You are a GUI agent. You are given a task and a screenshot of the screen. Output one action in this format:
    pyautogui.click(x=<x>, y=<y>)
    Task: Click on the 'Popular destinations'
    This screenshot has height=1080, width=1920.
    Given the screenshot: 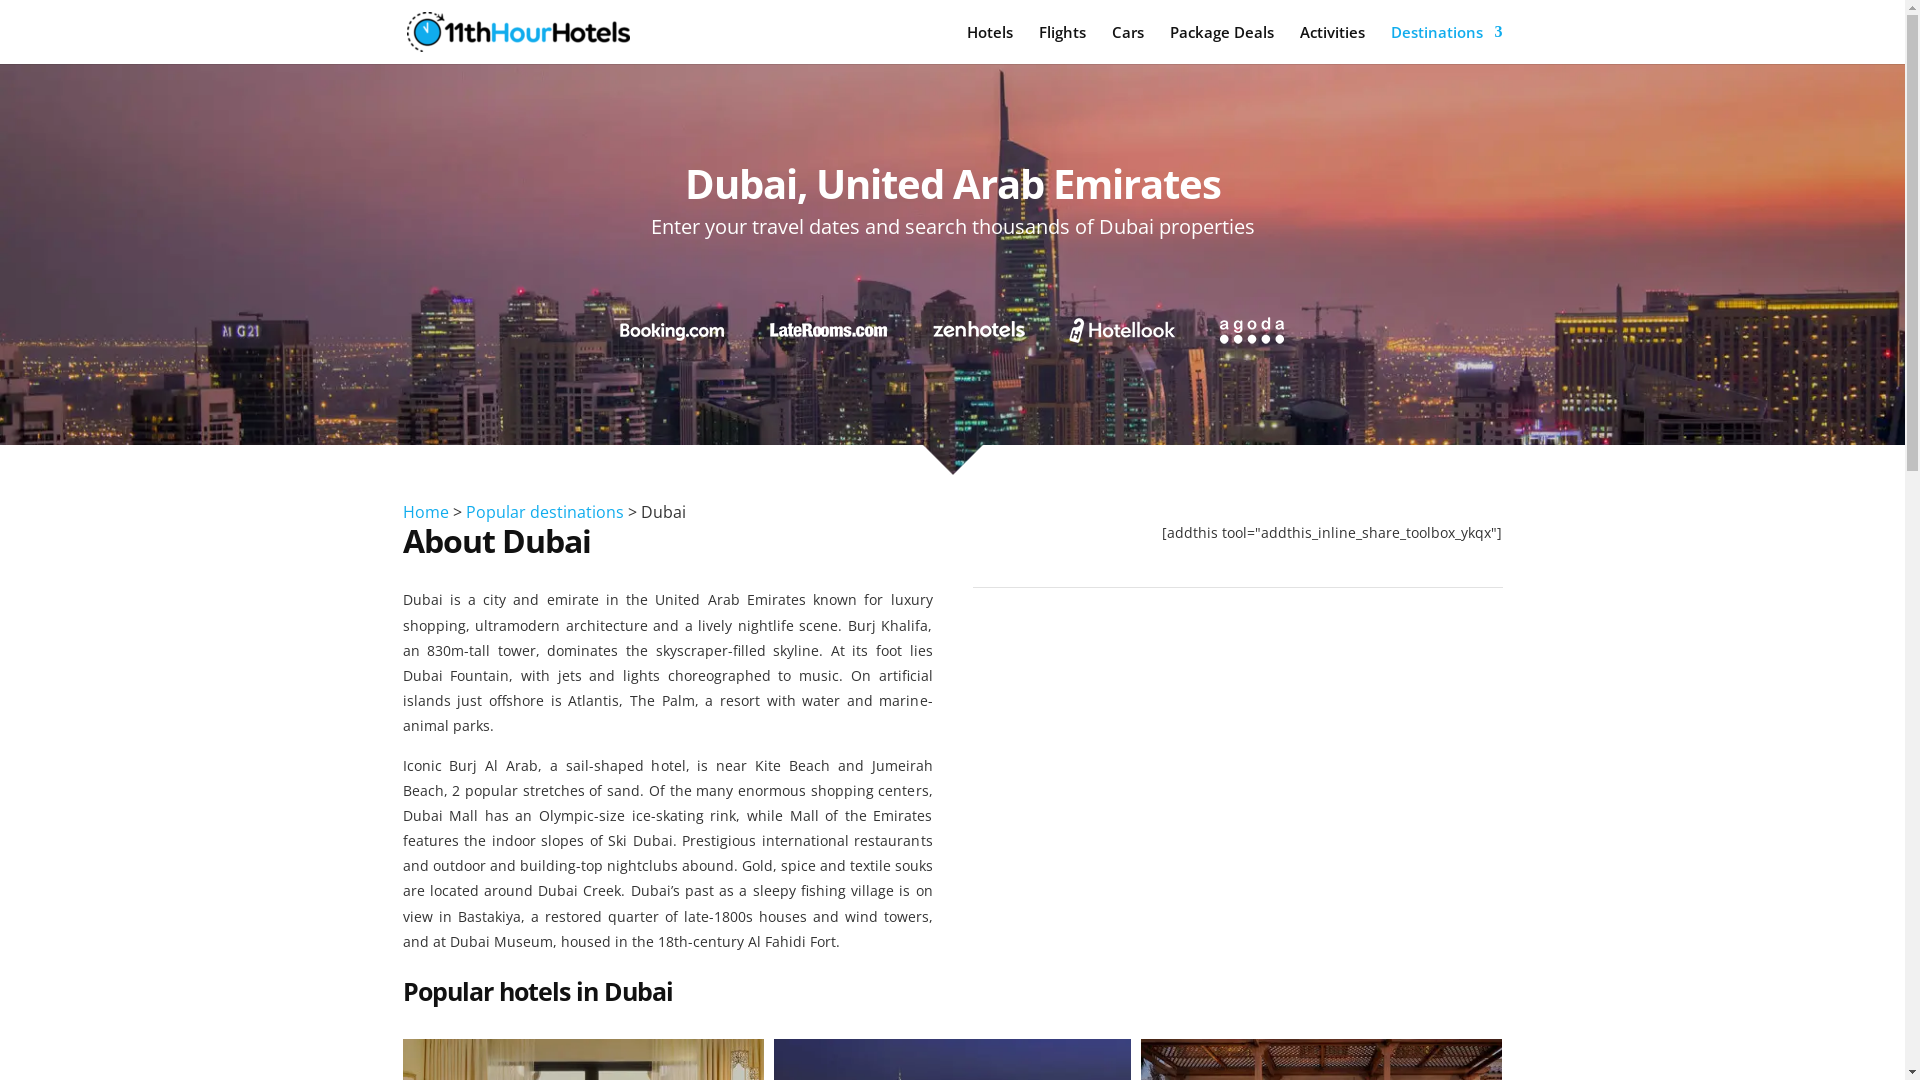 What is the action you would take?
    pyautogui.click(x=464, y=511)
    